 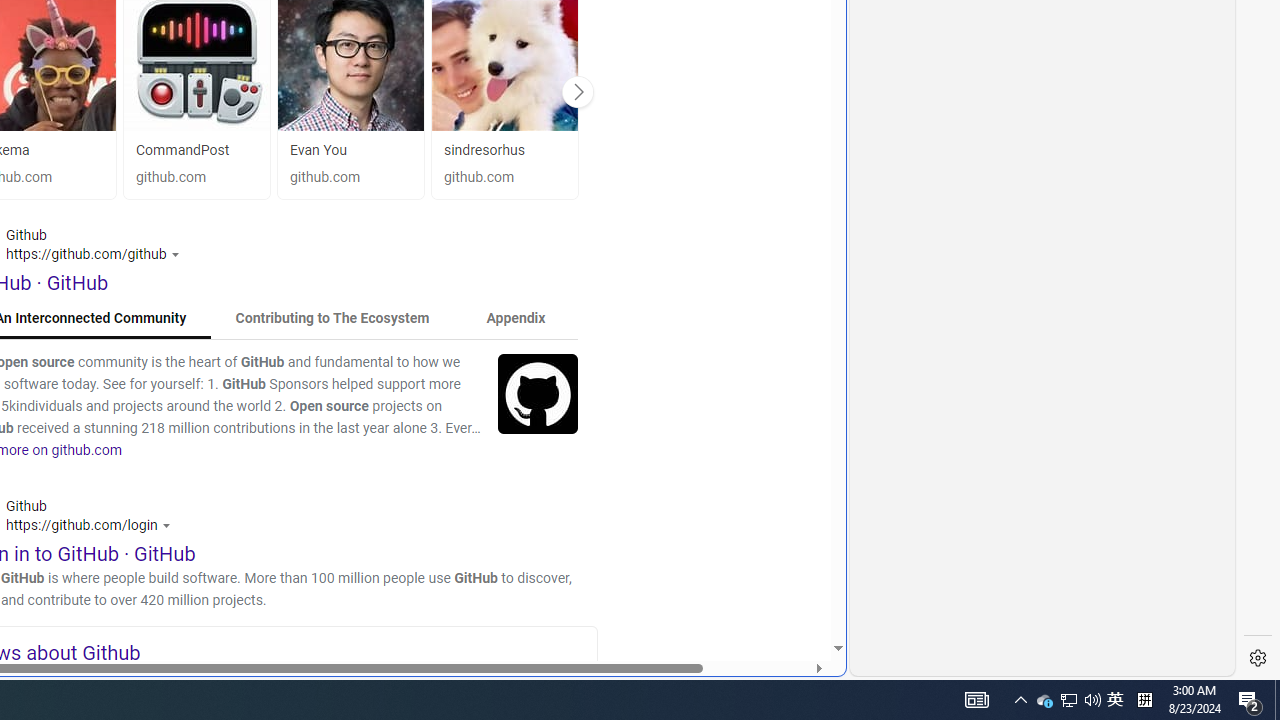 What do you see at coordinates (332, 317) in the screenshot?
I see `'Contributing to The Ecosystem'` at bounding box center [332, 317].